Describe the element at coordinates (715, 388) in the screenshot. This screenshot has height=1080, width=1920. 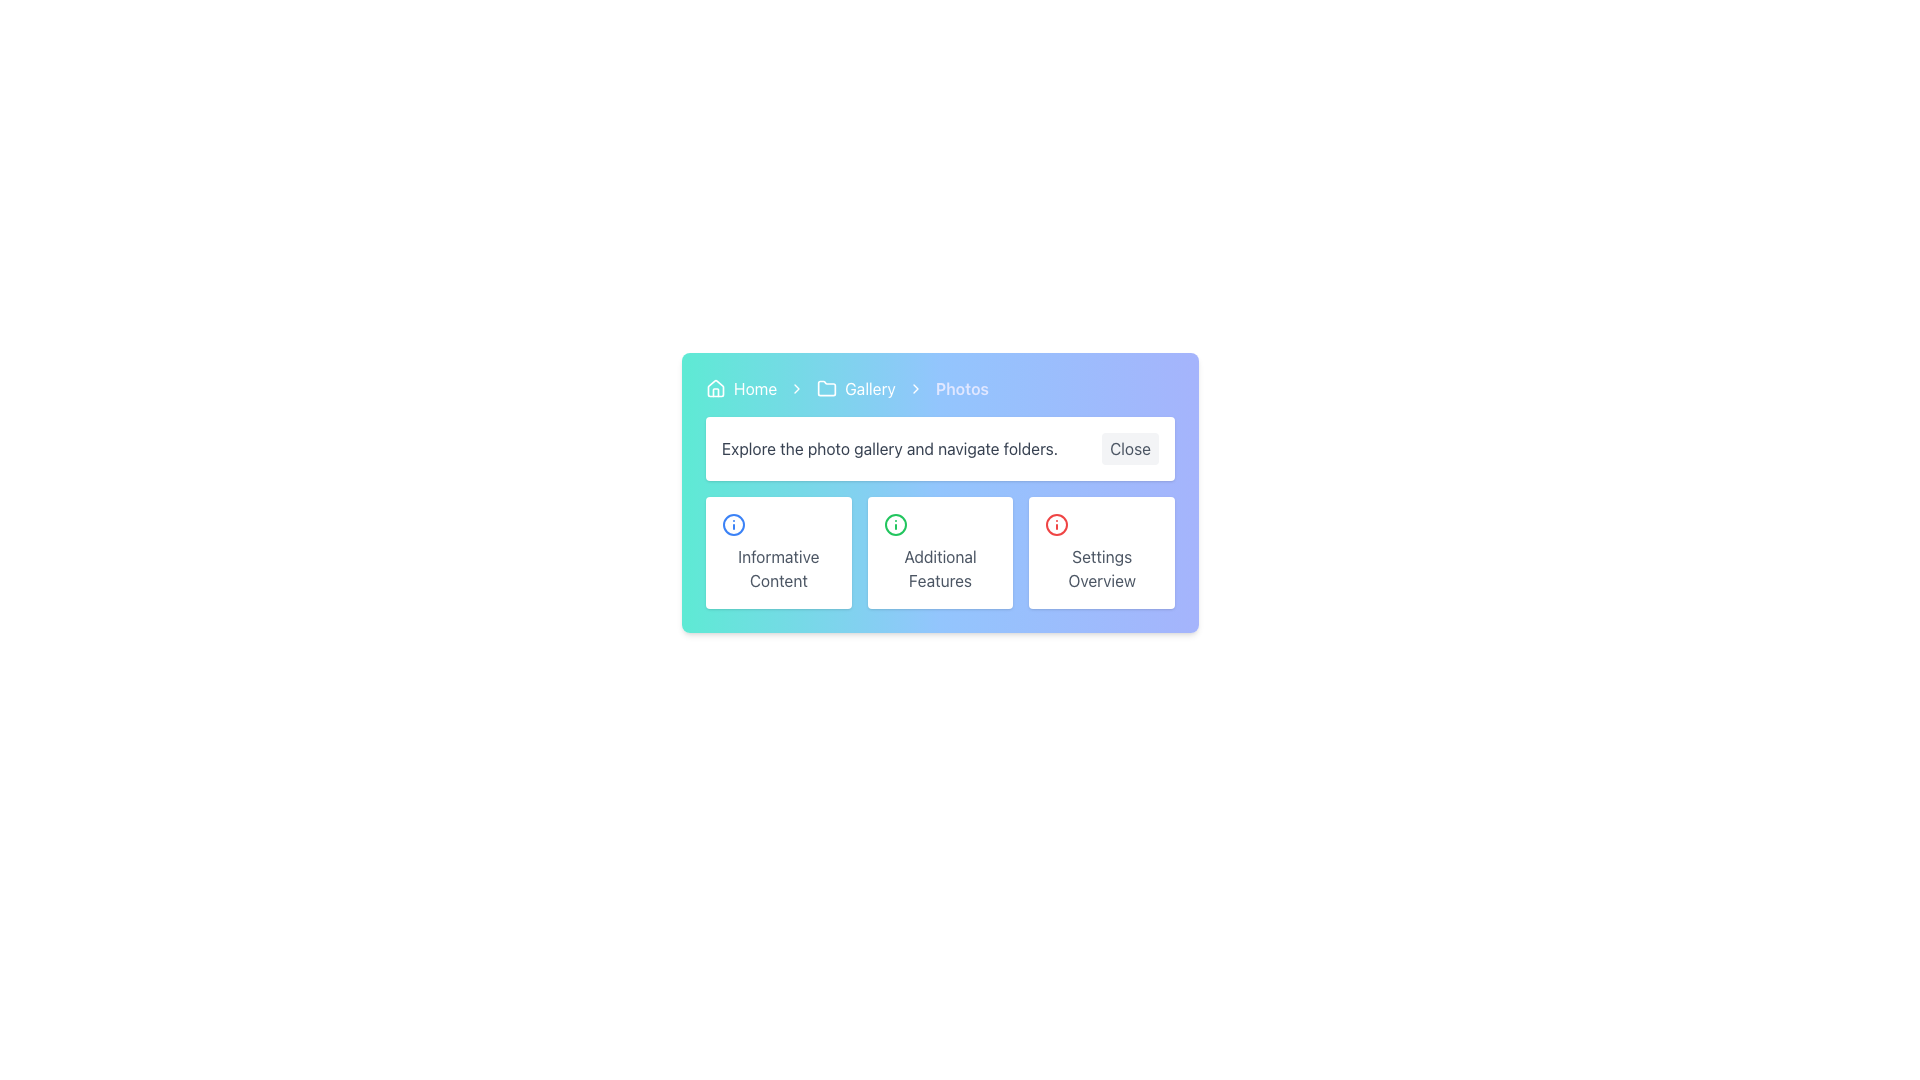
I see `the 'Home' SVG icon located on the left-most side of the breadcrumb navigation bar` at that location.